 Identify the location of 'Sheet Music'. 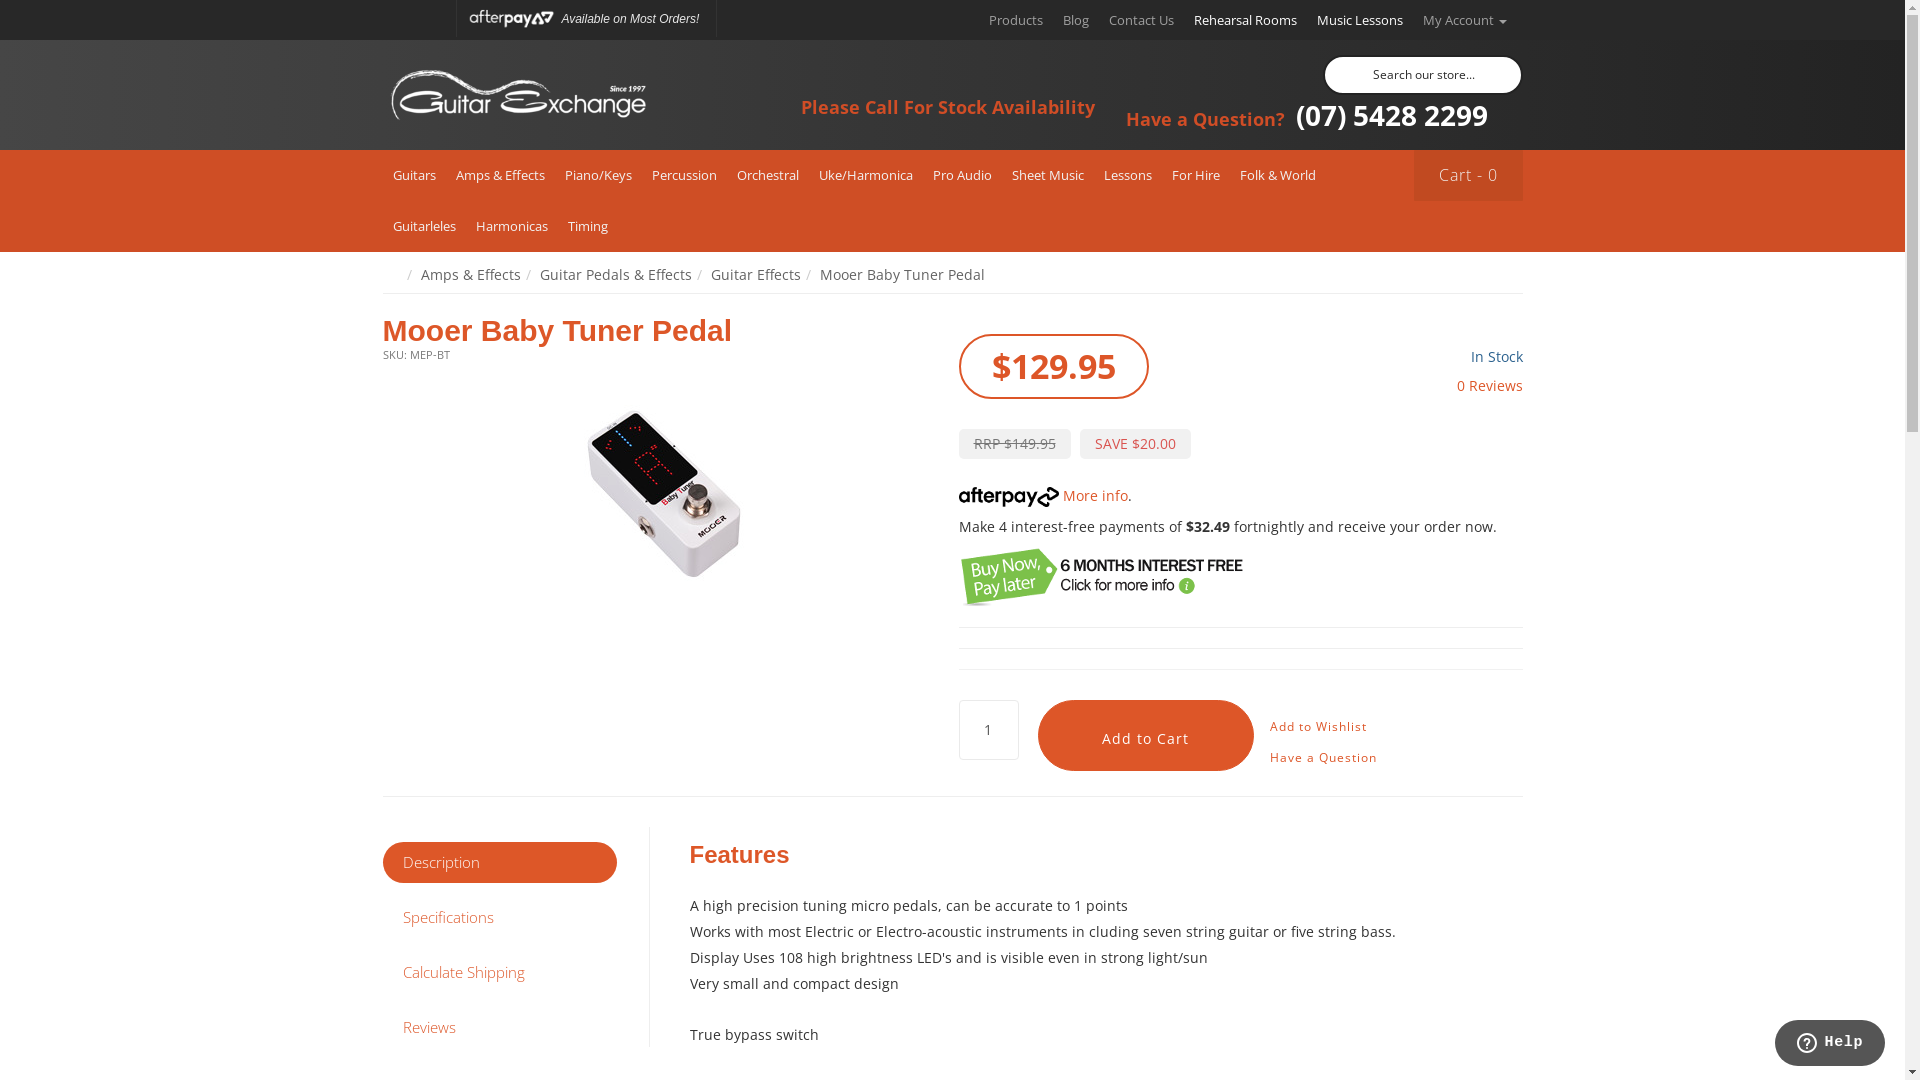
(1046, 174).